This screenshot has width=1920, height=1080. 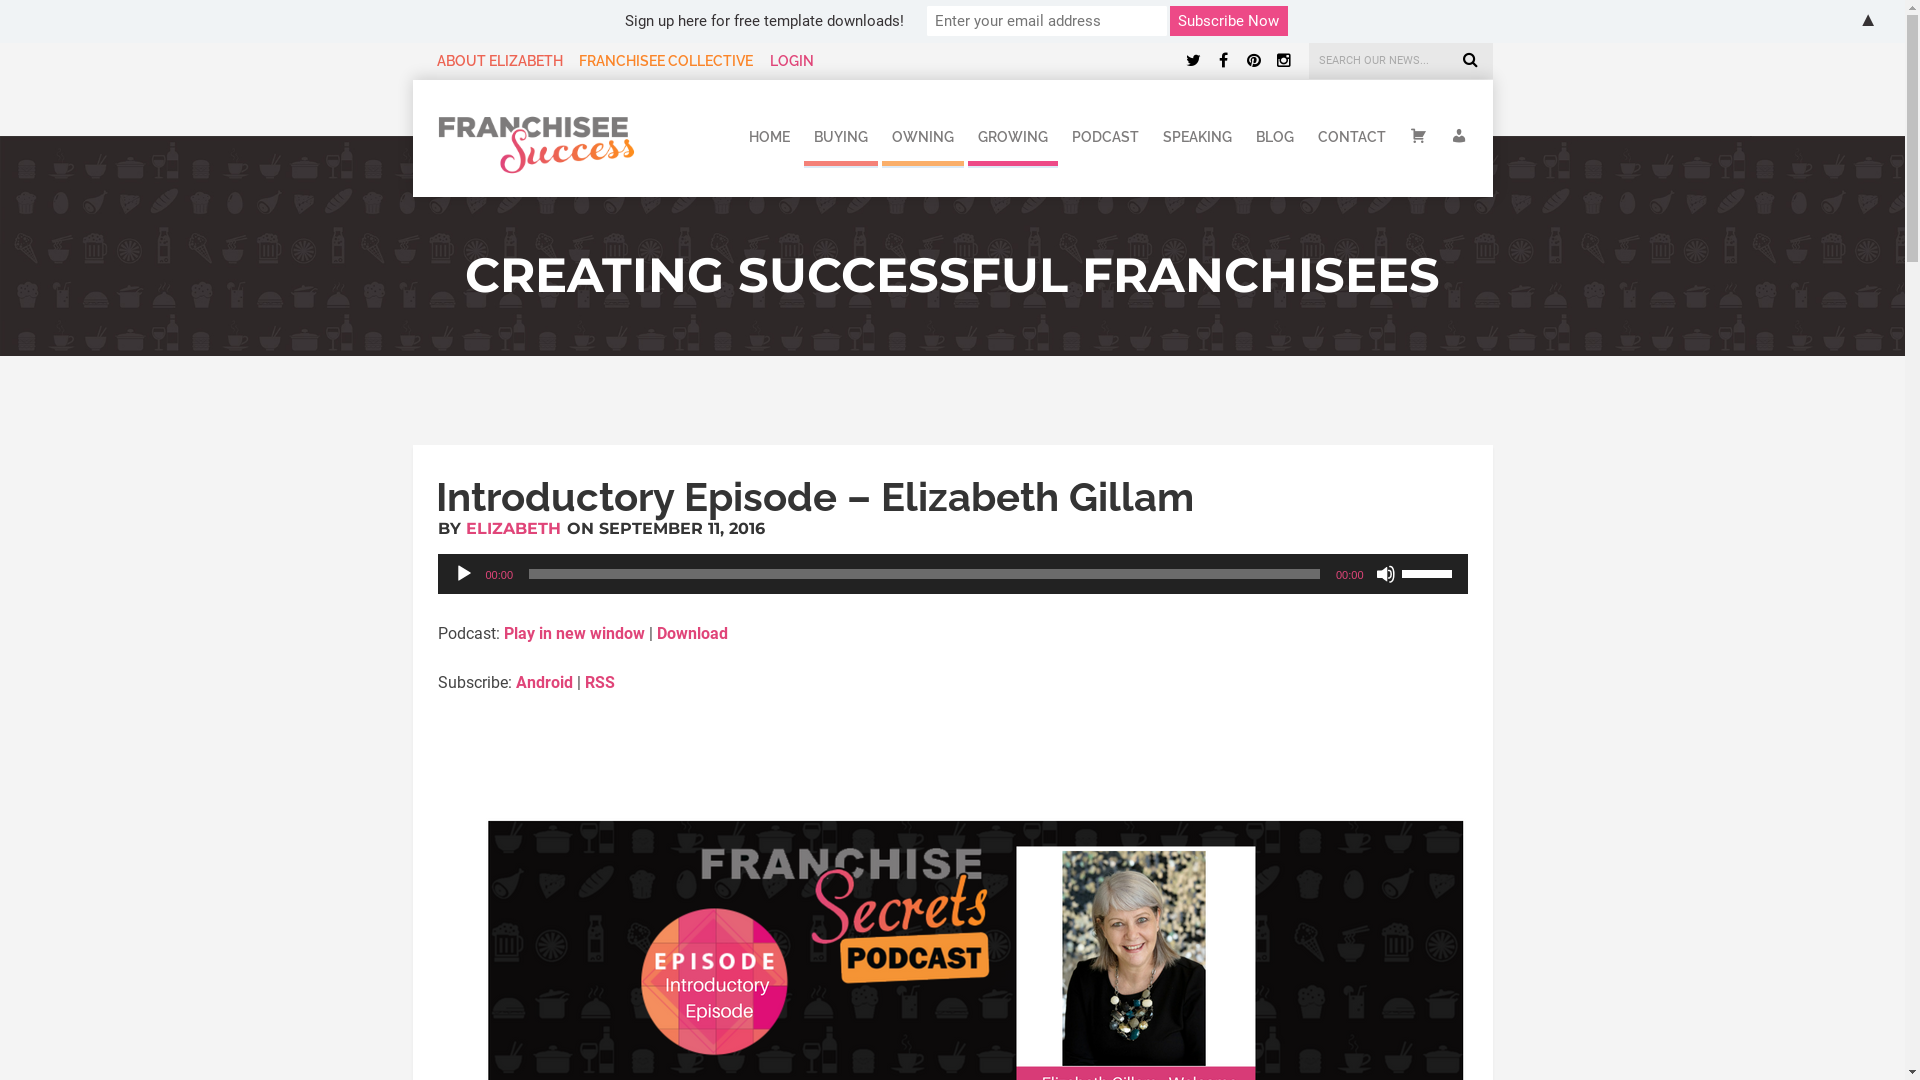 What do you see at coordinates (791, 60) in the screenshot?
I see `'LOGIN'` at bounding box center [791, 60].